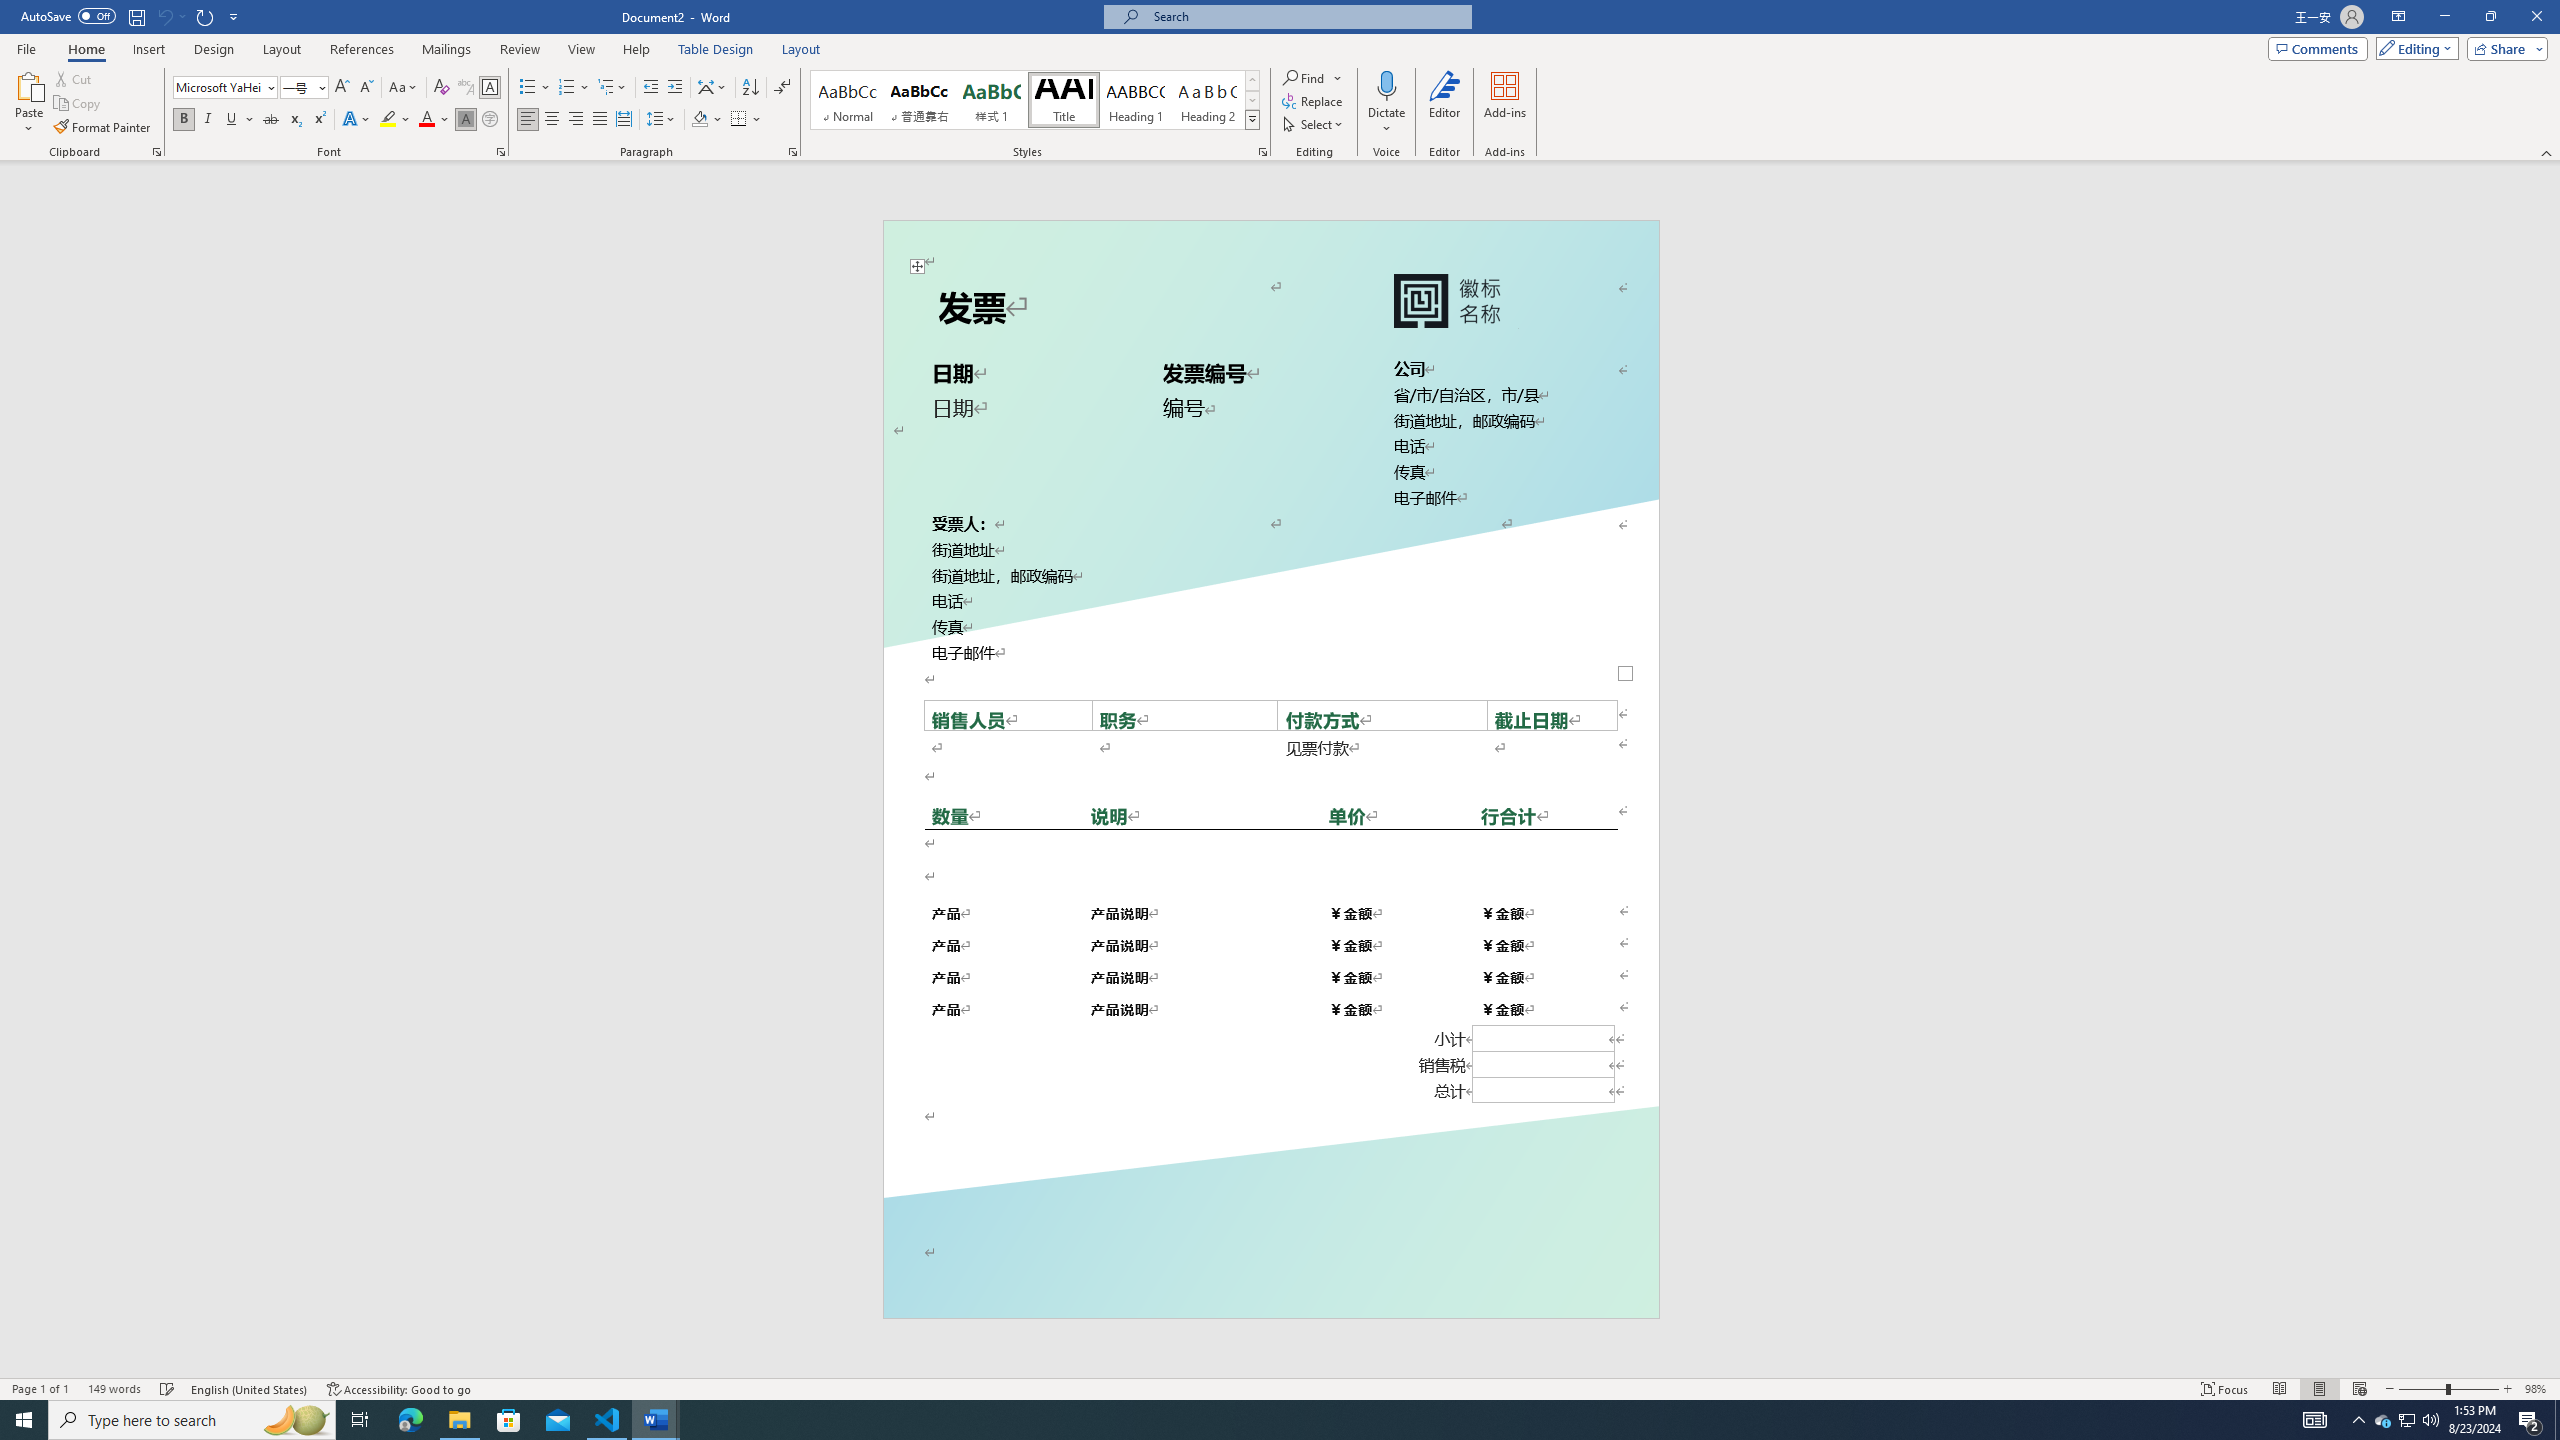  I want to click on 'Paragraph...', so click(792, 150).